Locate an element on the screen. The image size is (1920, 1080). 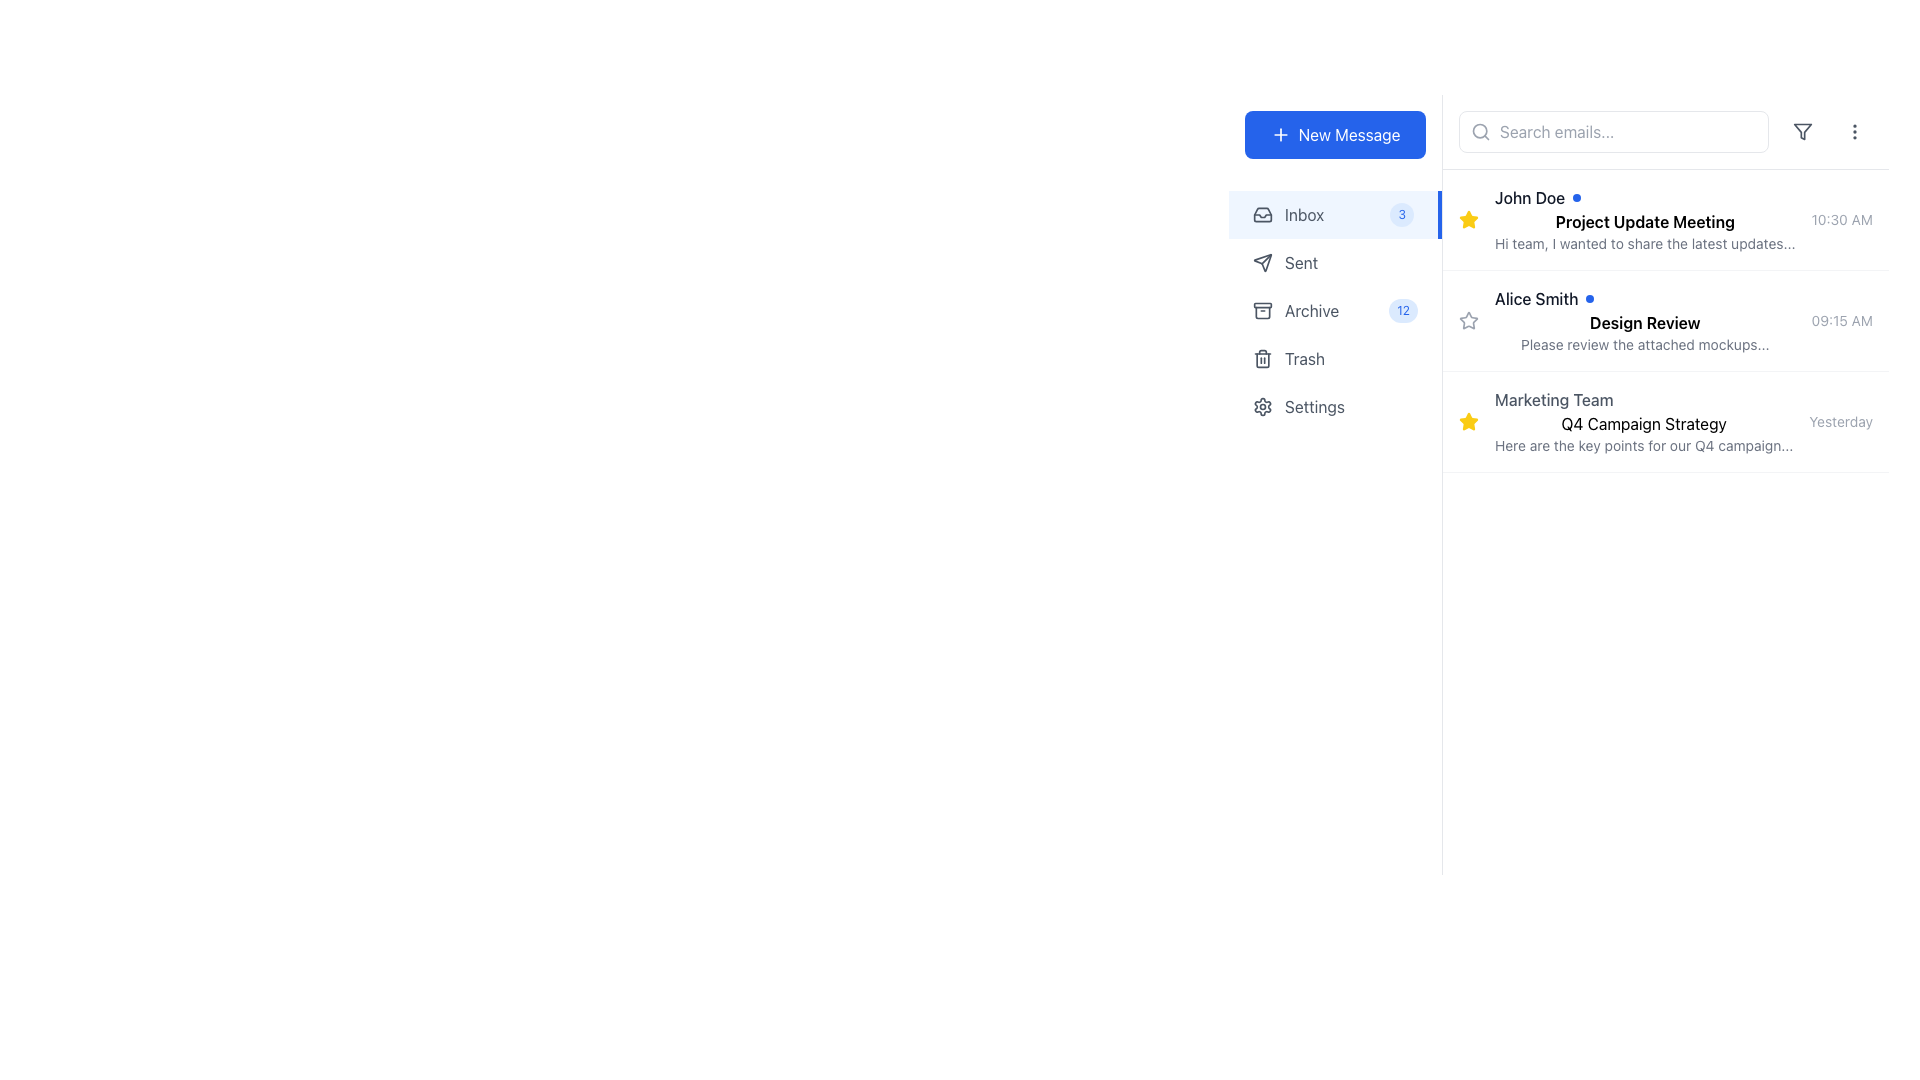
the text label displaying 'Design Review' located in the second email listing in the inbox view, positioned below 'Alice Smith' and above the email preview is located at coordinates (1645, 322).